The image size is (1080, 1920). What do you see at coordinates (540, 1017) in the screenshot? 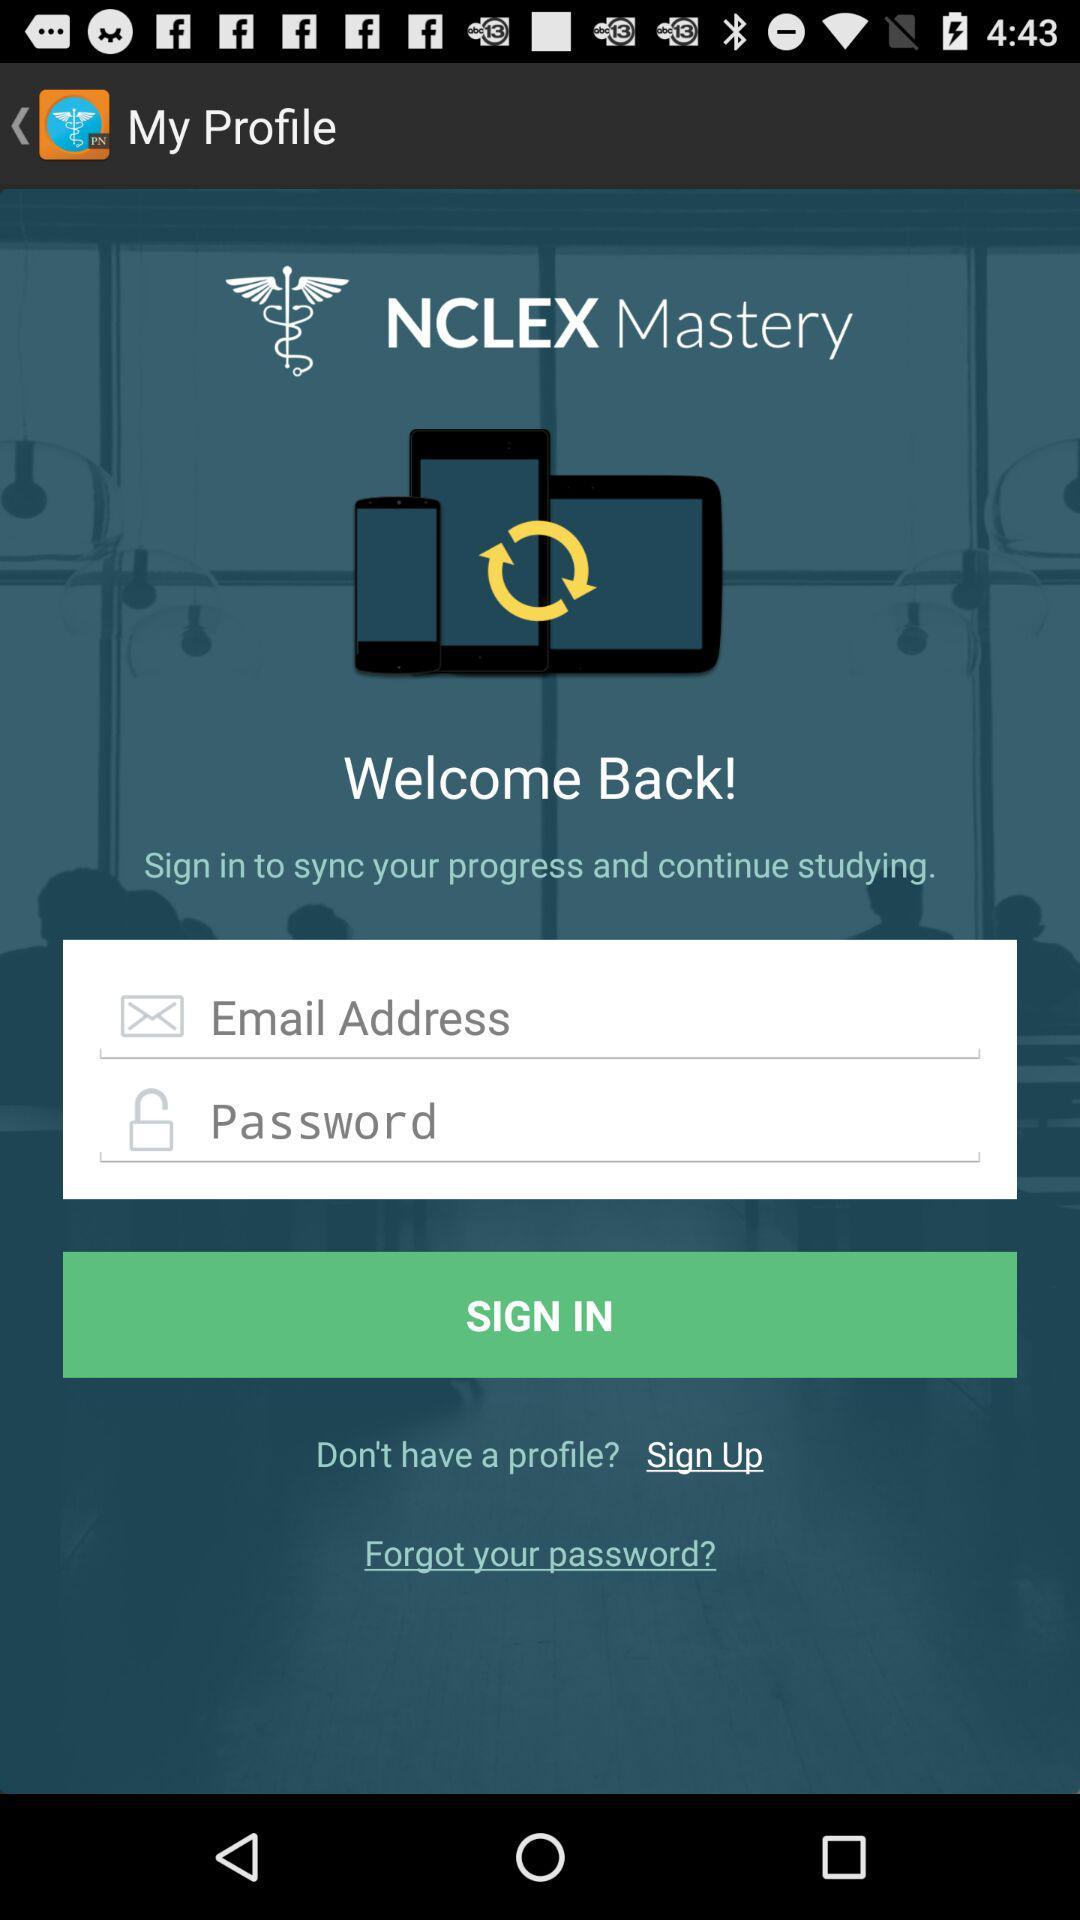
I see `the app below the sign in to item` at bounding box center [540, 1017].